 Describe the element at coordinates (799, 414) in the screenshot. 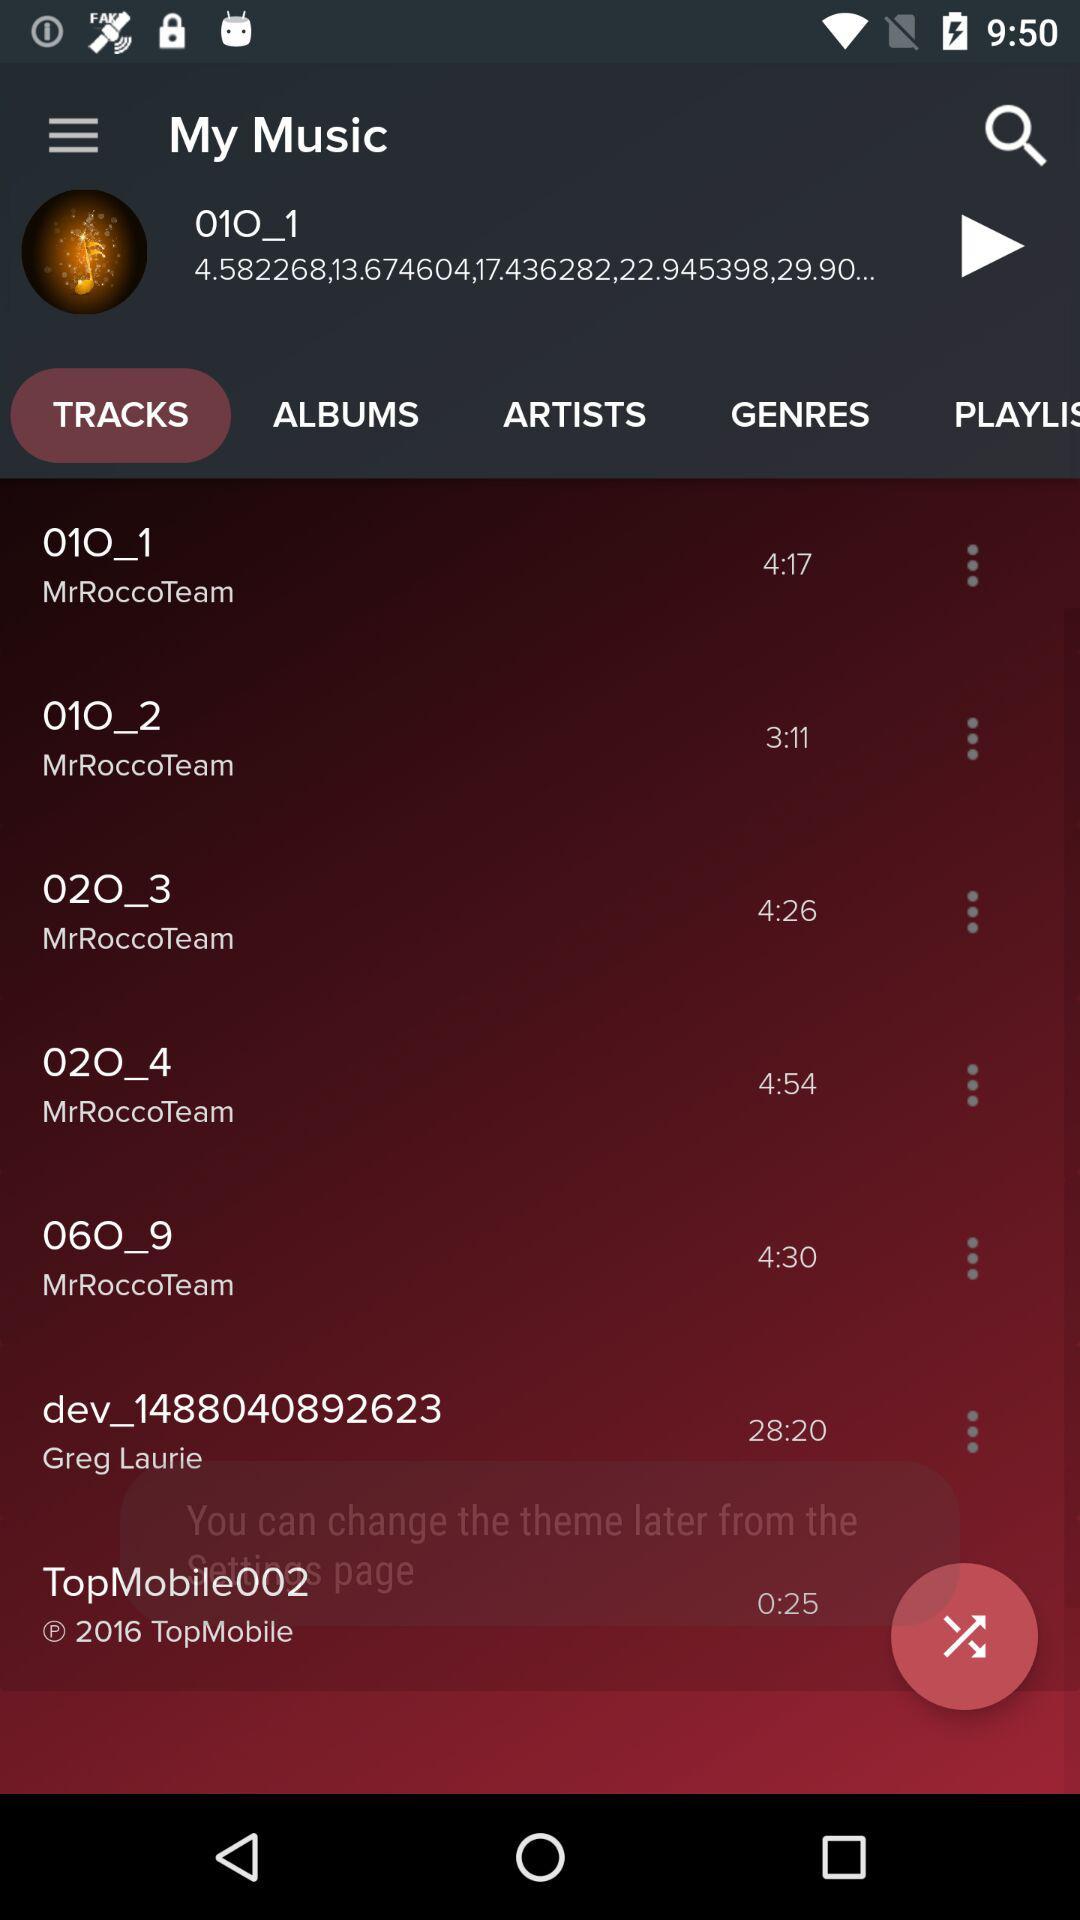

I see `icon next to playlists` at that location.